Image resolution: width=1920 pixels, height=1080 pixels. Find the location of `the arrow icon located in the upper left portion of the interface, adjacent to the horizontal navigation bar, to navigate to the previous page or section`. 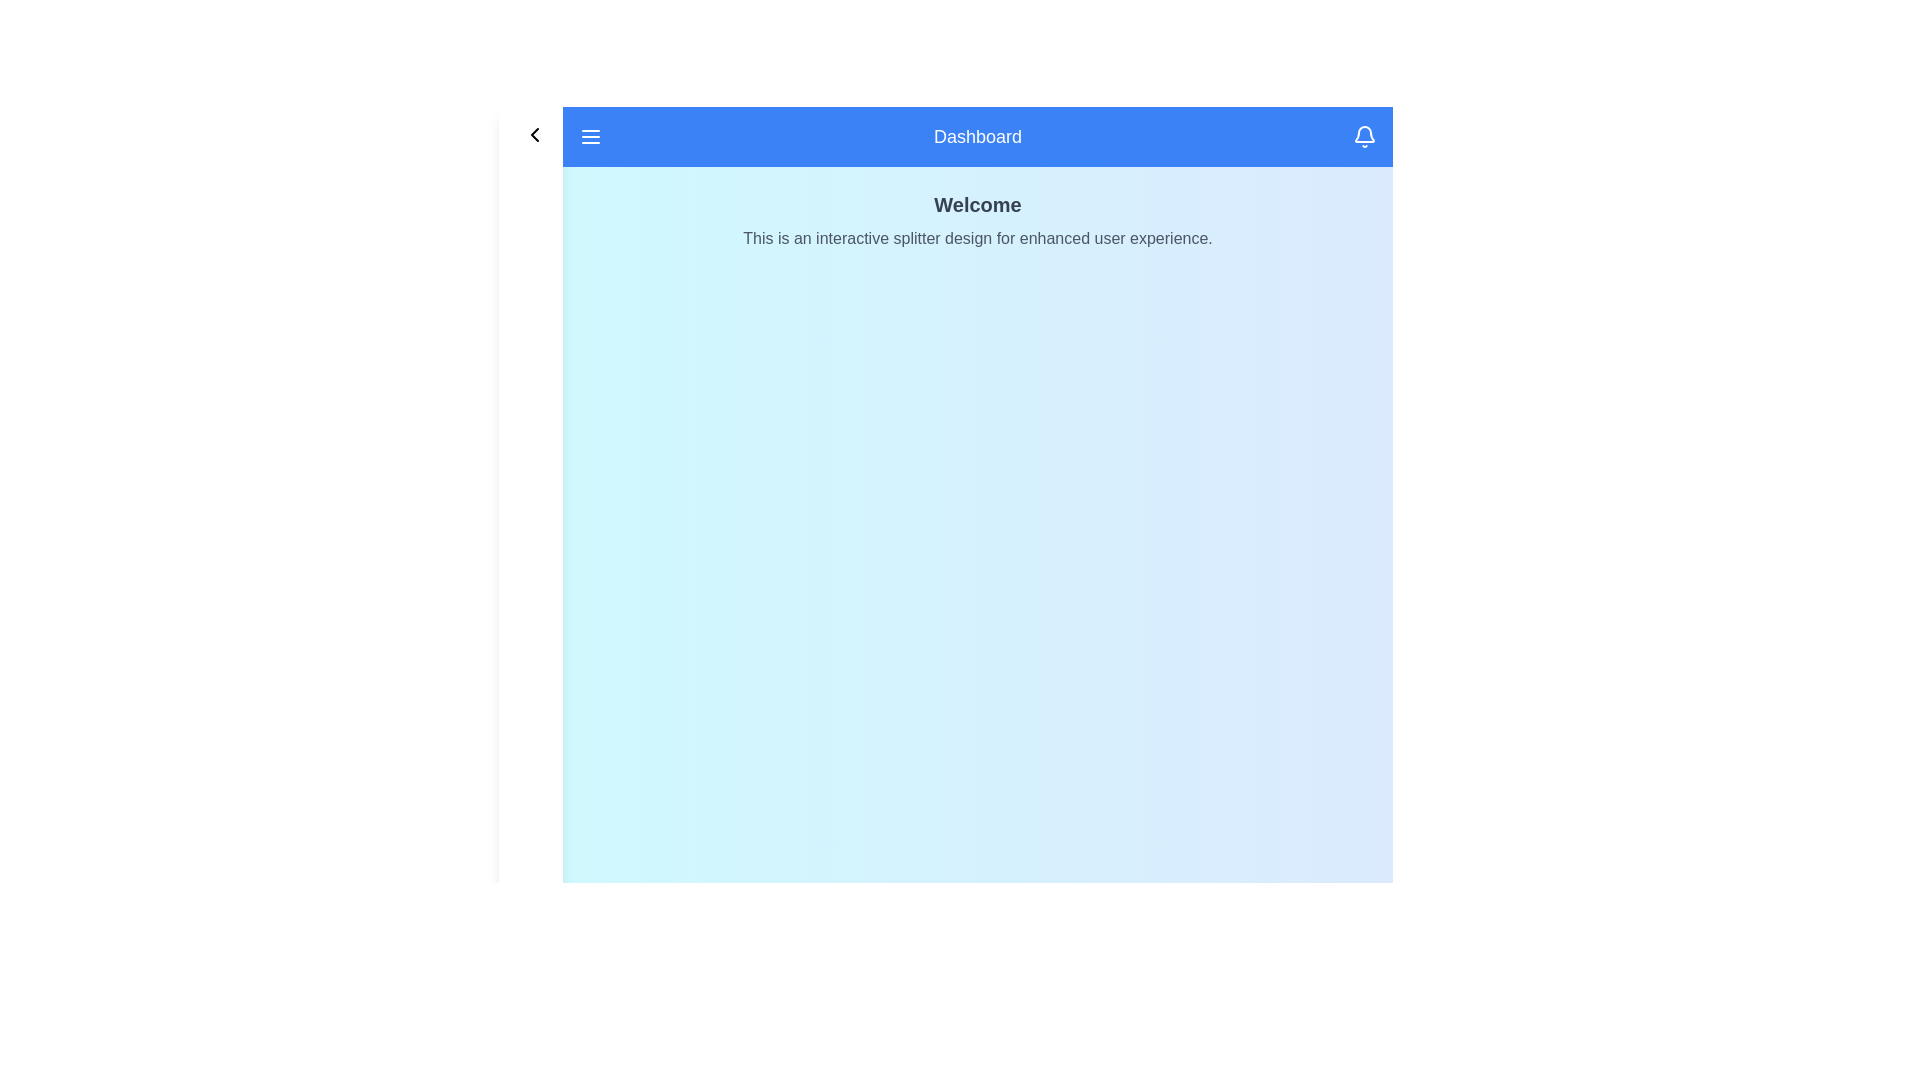

the arrow icon located in the upper left portion of the interface, adjacent to the horizontal navigation bar, to navigate to the previous page or section is located at coordinates (534, 135).